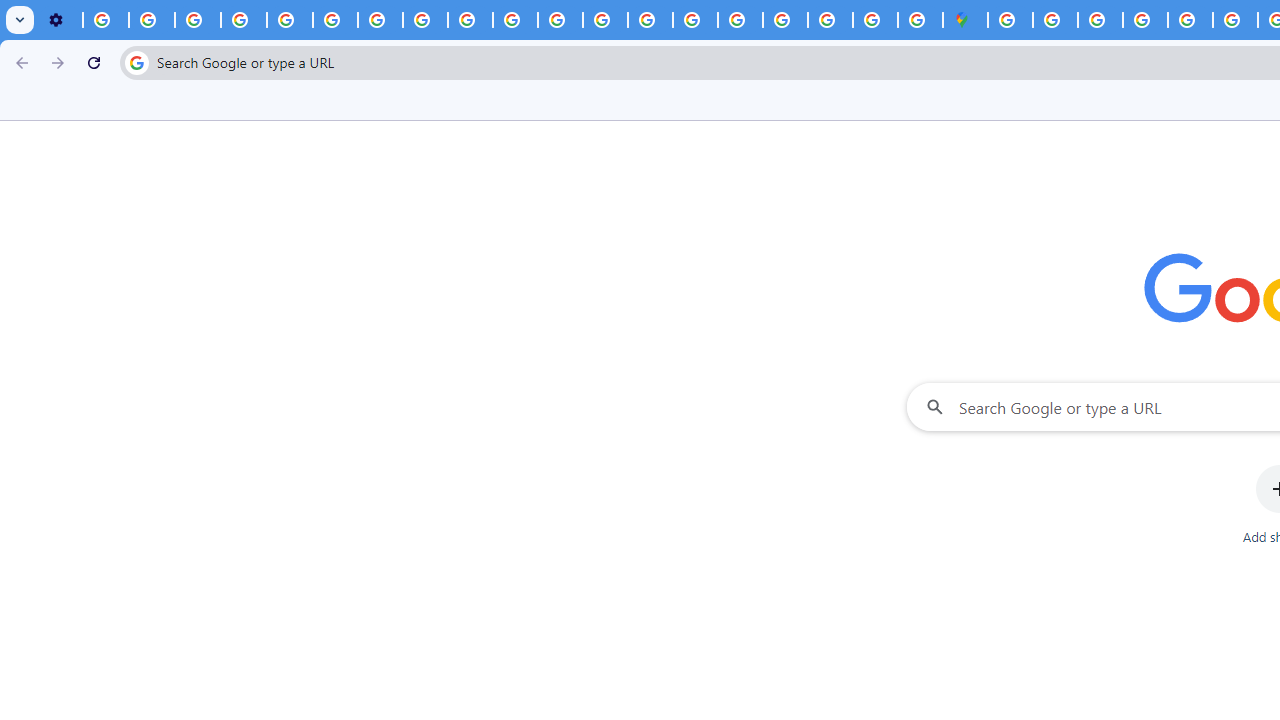  What do you see at coordinates (1054, 20) in the screenshot?
I see `'Sign in - Google Accounts'` at bounding box center [1054, 20].